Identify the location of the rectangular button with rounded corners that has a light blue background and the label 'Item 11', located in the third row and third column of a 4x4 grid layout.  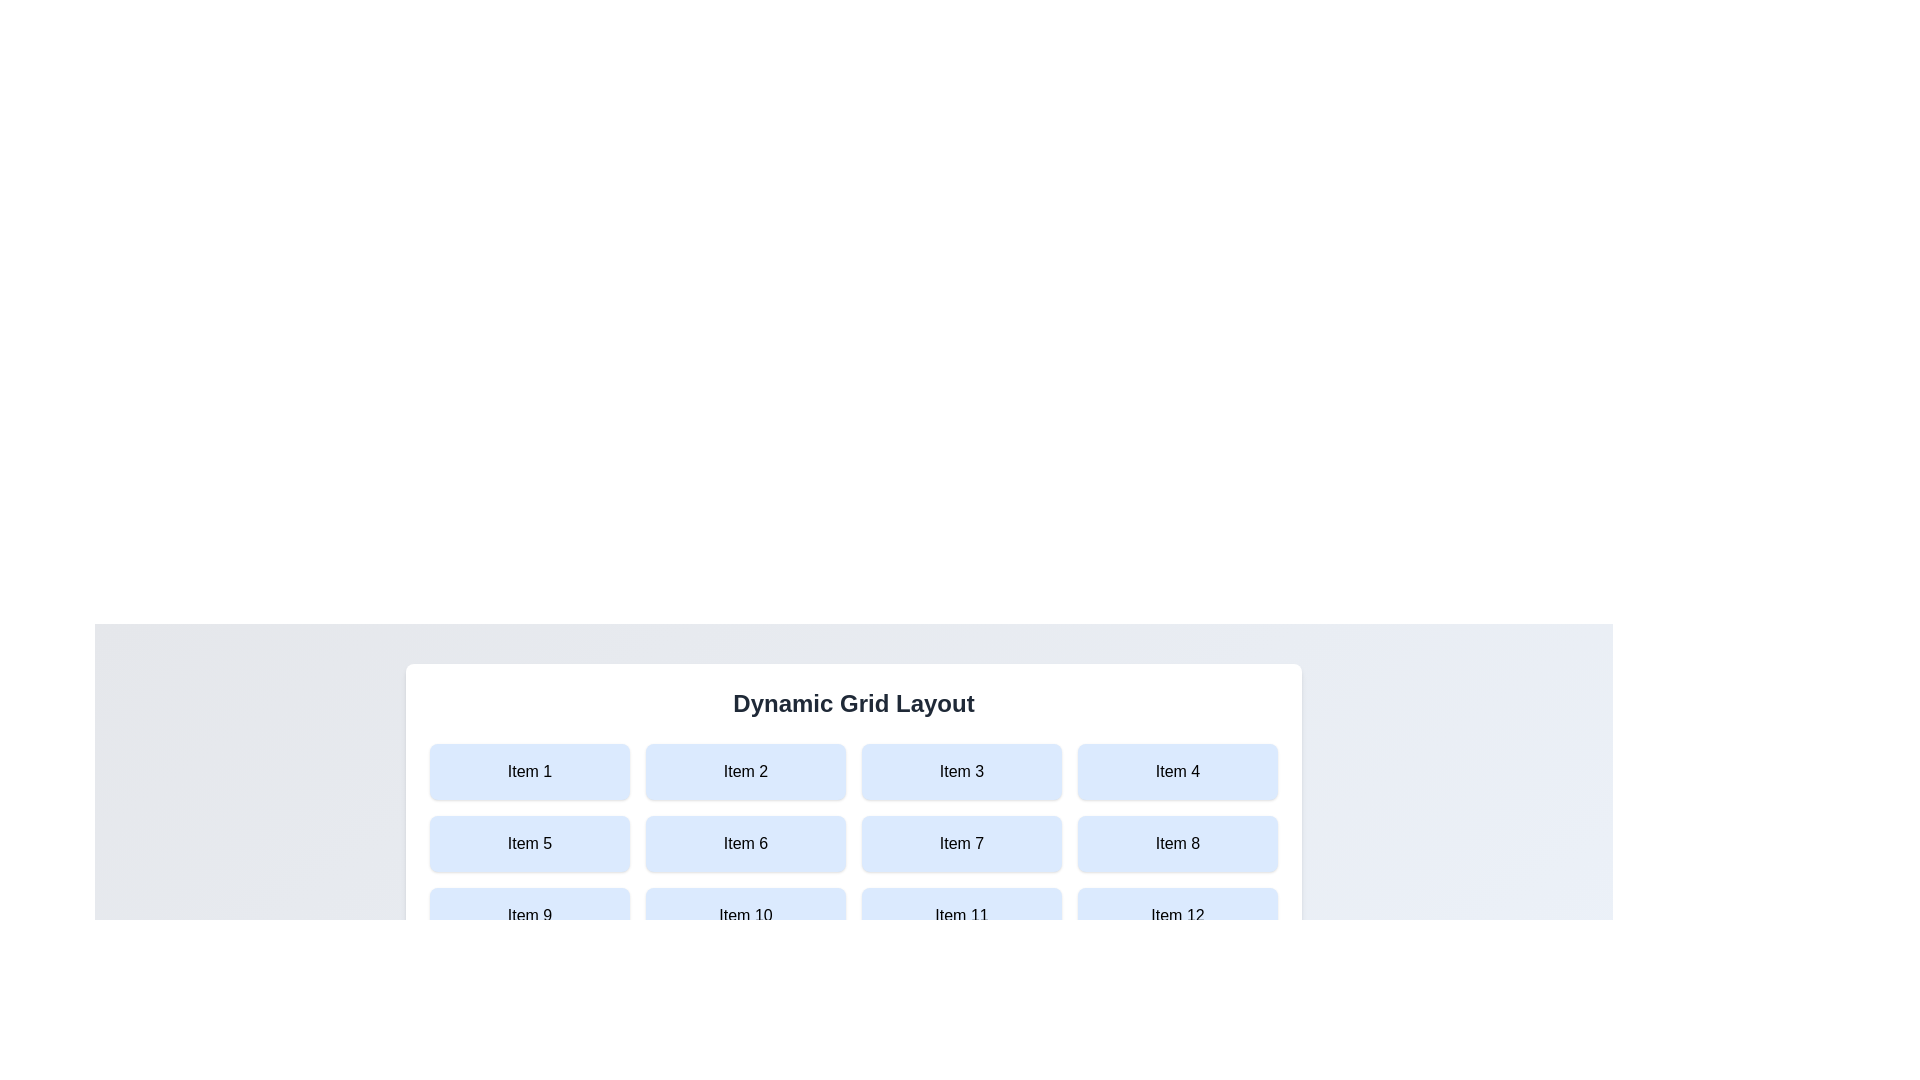
(961, 915).